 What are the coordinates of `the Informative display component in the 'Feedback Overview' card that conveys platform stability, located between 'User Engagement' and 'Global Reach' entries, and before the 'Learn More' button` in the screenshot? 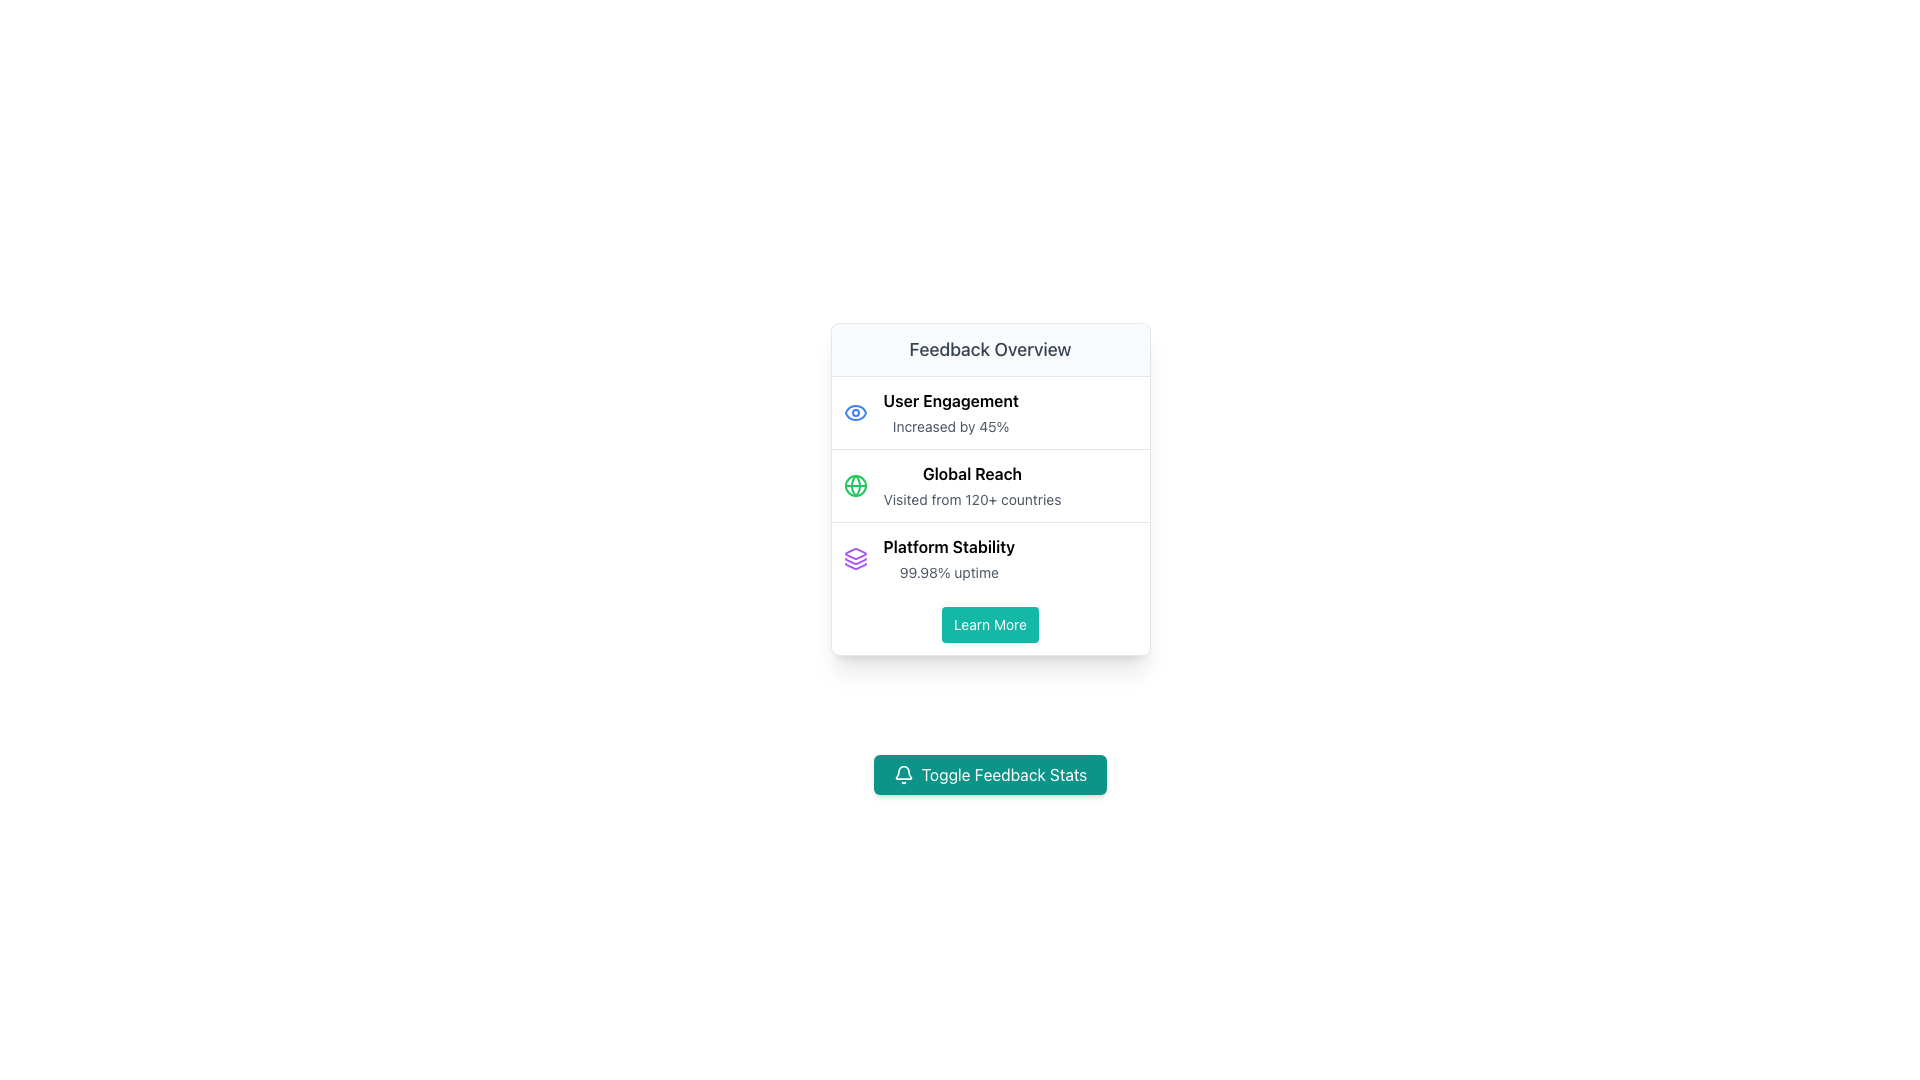 It's located at (990, 558).